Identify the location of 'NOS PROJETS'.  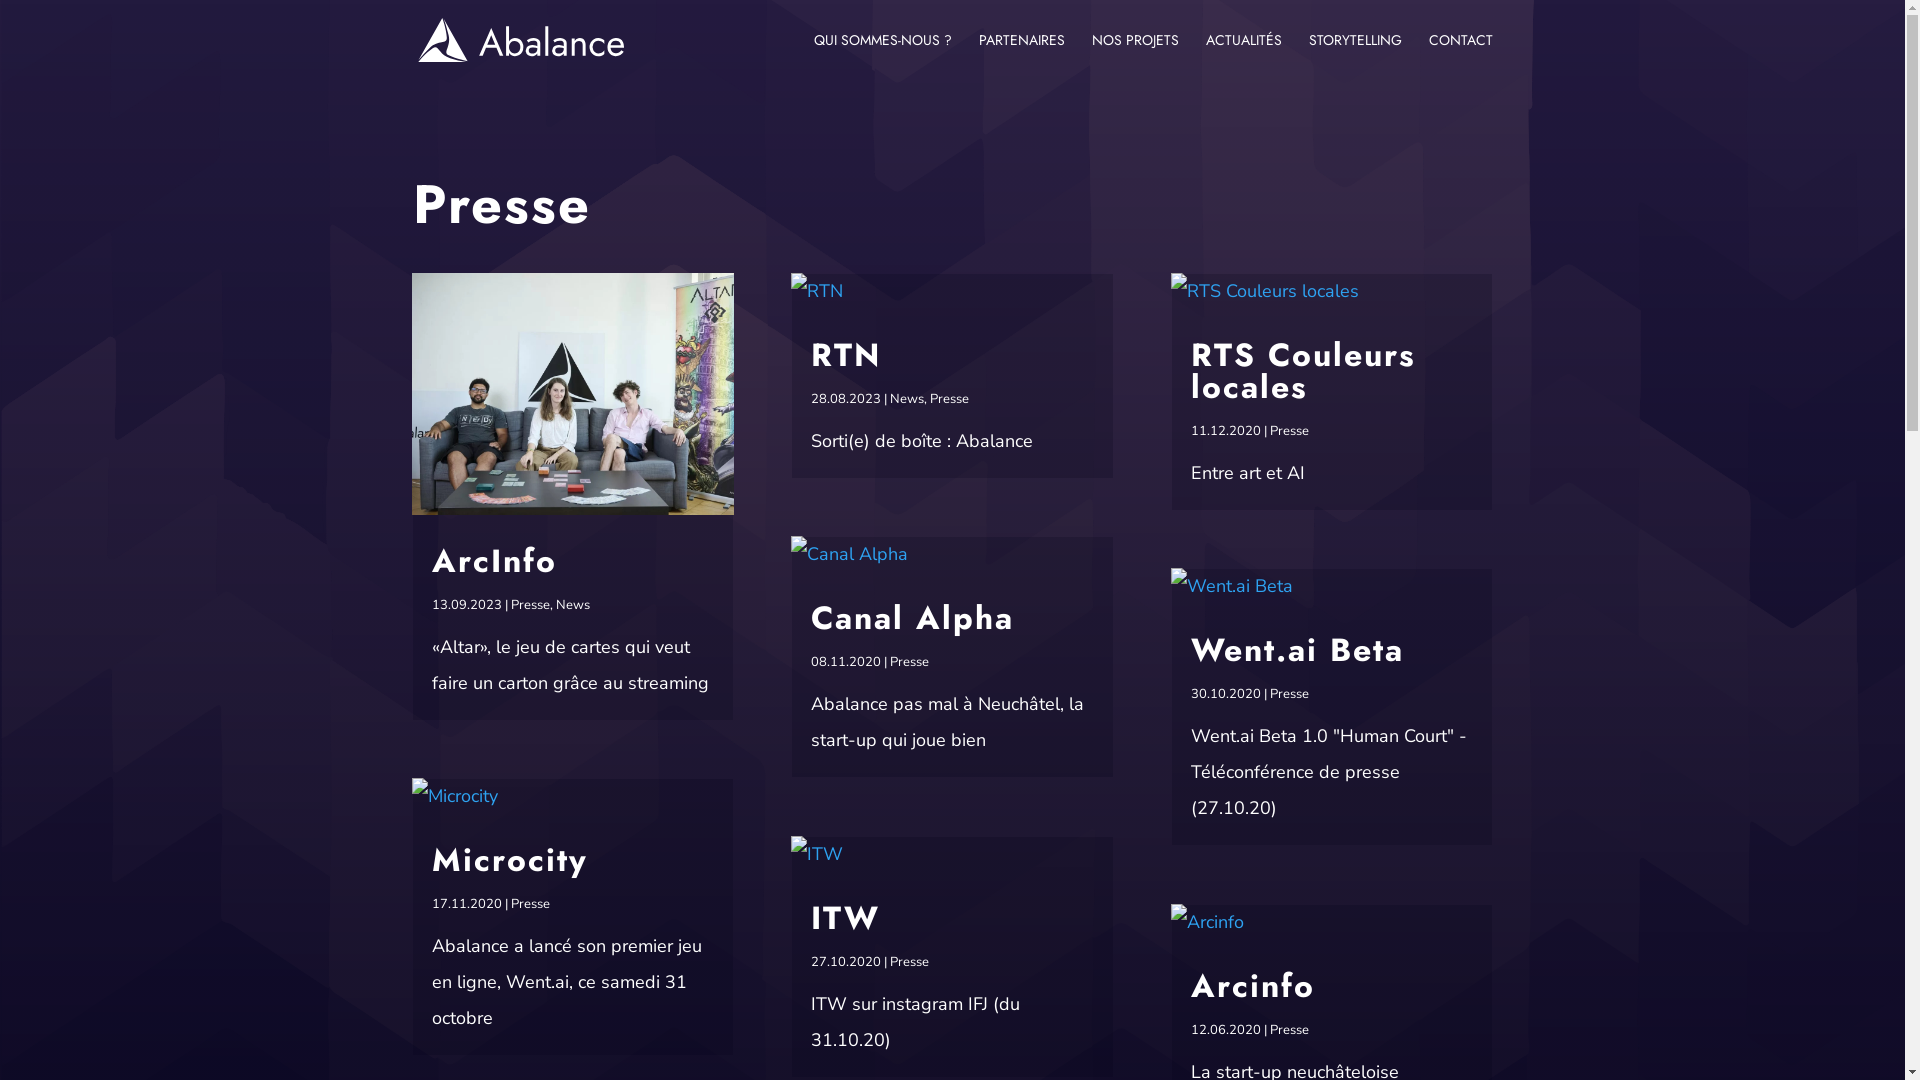
(1135, 55).